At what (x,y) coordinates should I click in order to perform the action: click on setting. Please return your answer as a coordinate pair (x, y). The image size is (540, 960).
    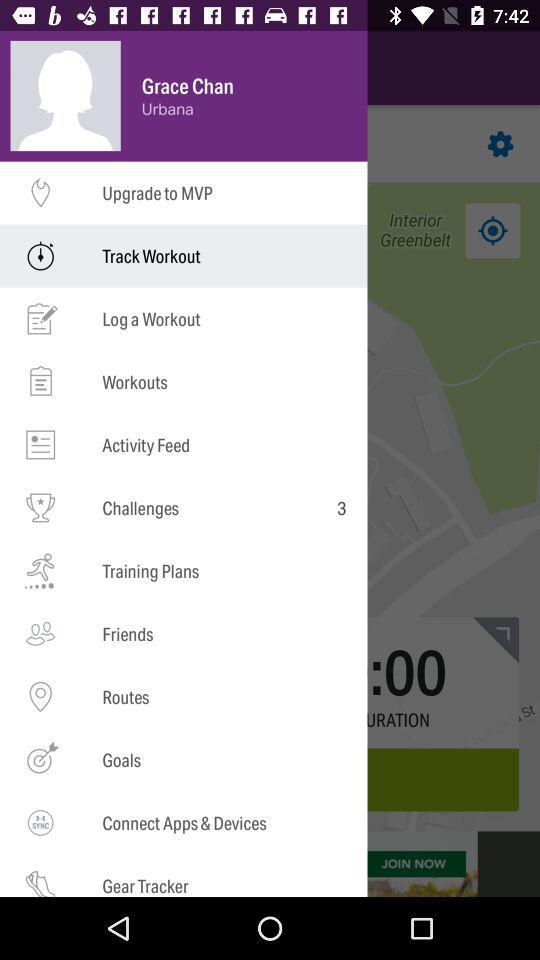
    Looking at the image, I should click on (500, 143).